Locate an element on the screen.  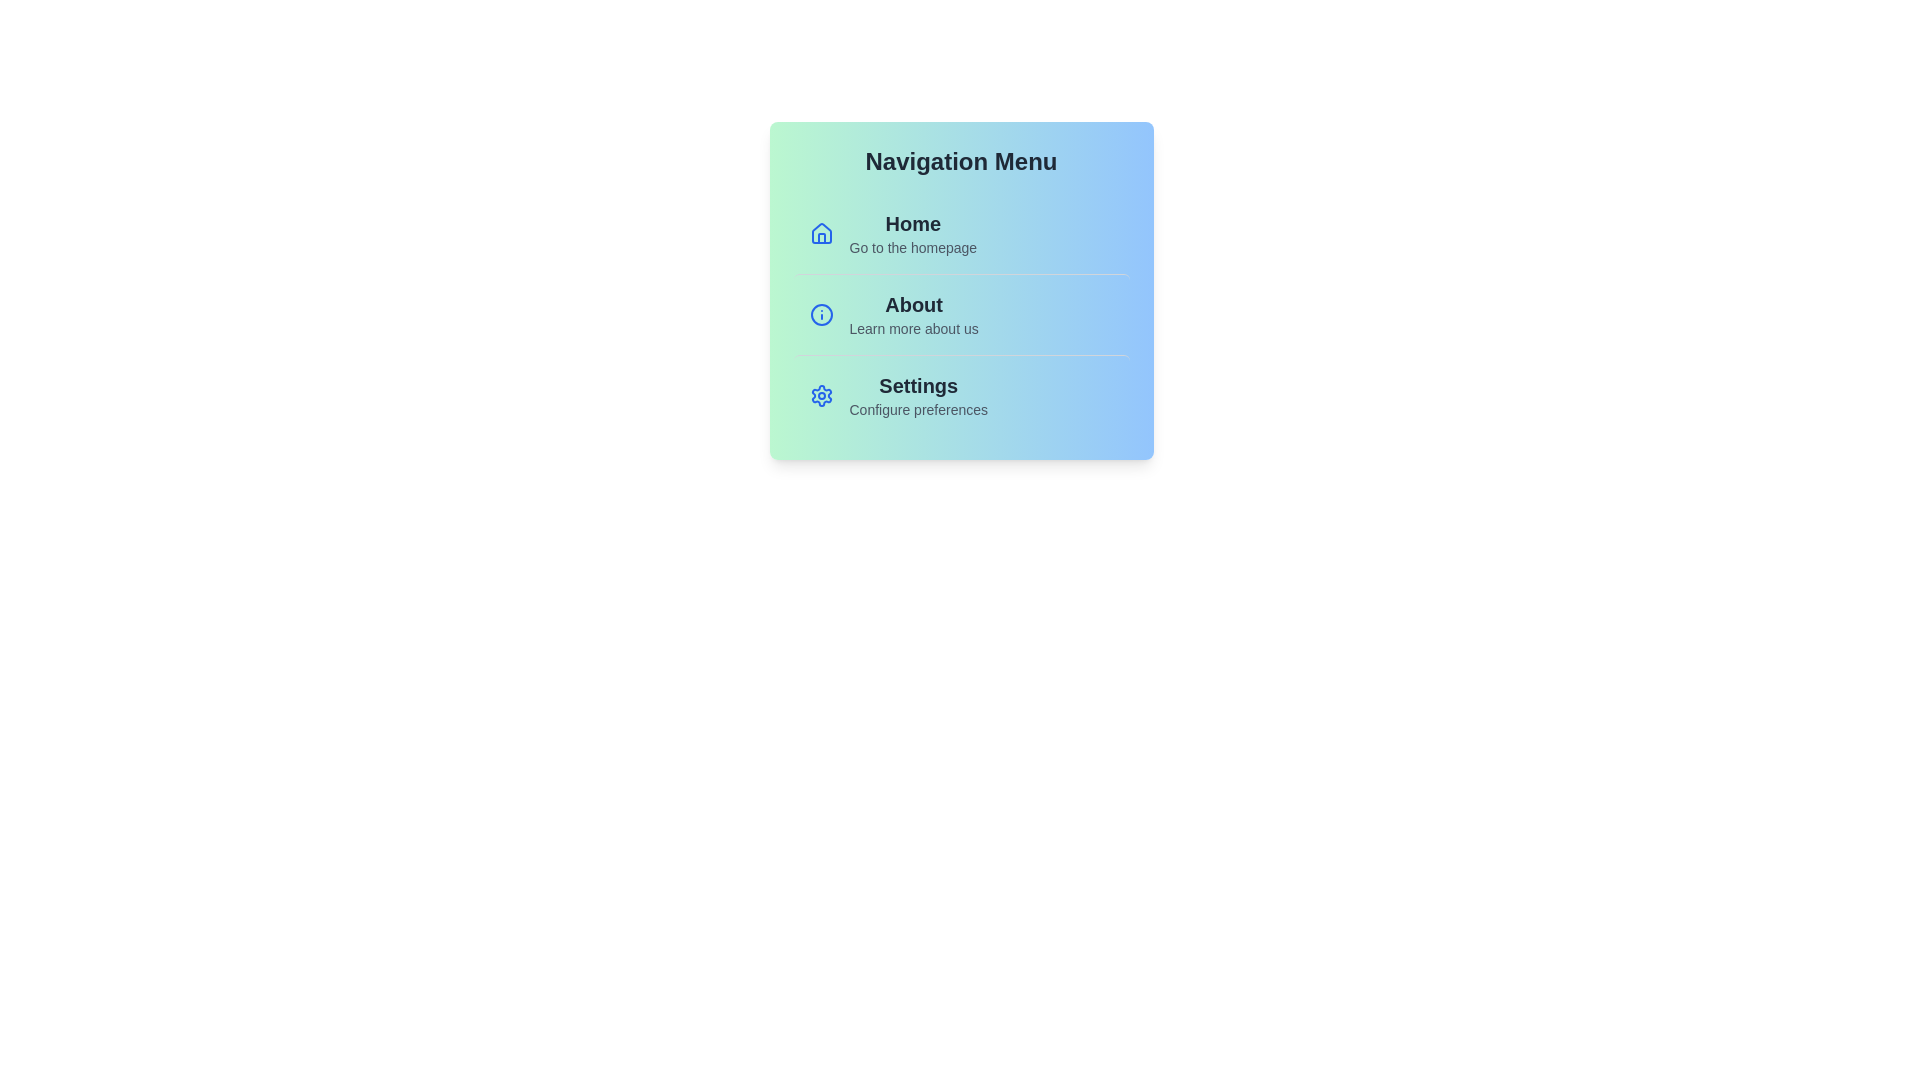
the menu item Settings to trigger its hover effect is located at coordinates (961, 395).